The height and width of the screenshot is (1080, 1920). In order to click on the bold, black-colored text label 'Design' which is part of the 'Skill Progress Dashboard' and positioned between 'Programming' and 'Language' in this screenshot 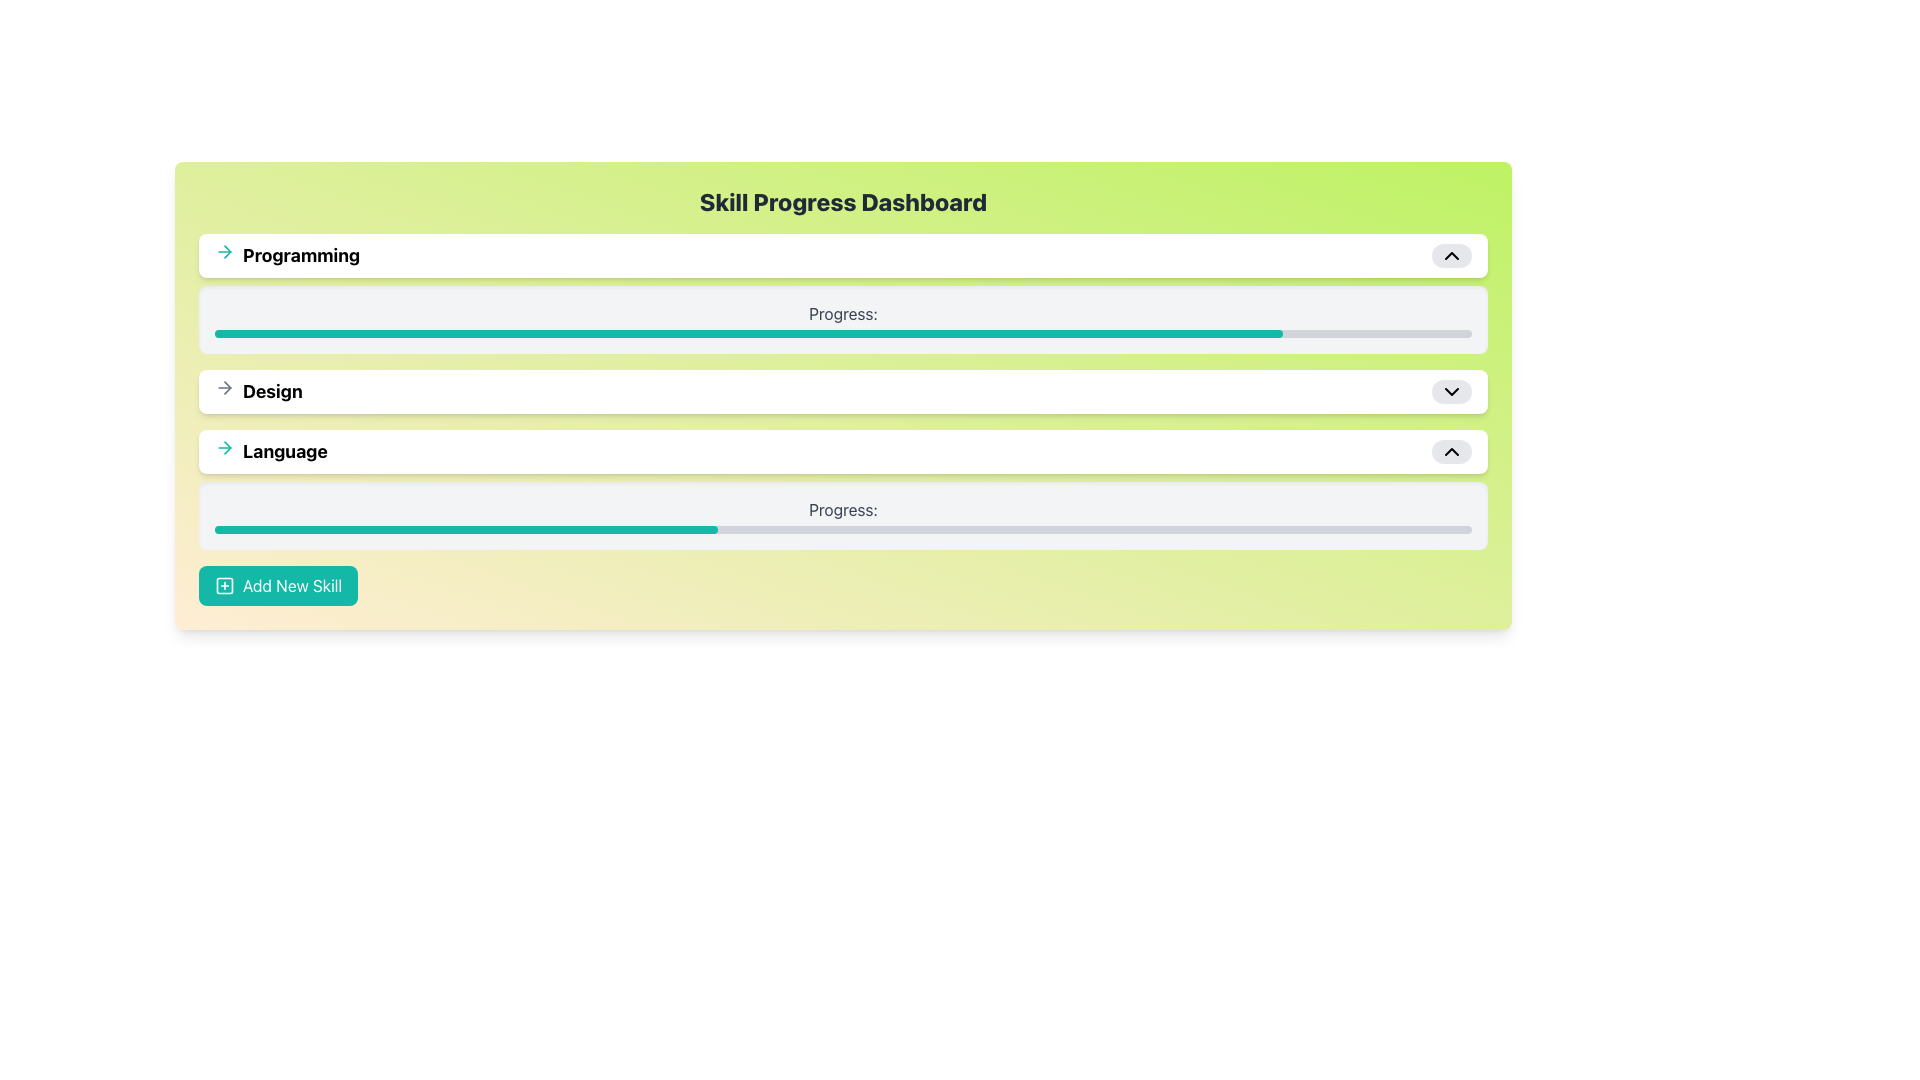, I will do `click(271, 392)`.